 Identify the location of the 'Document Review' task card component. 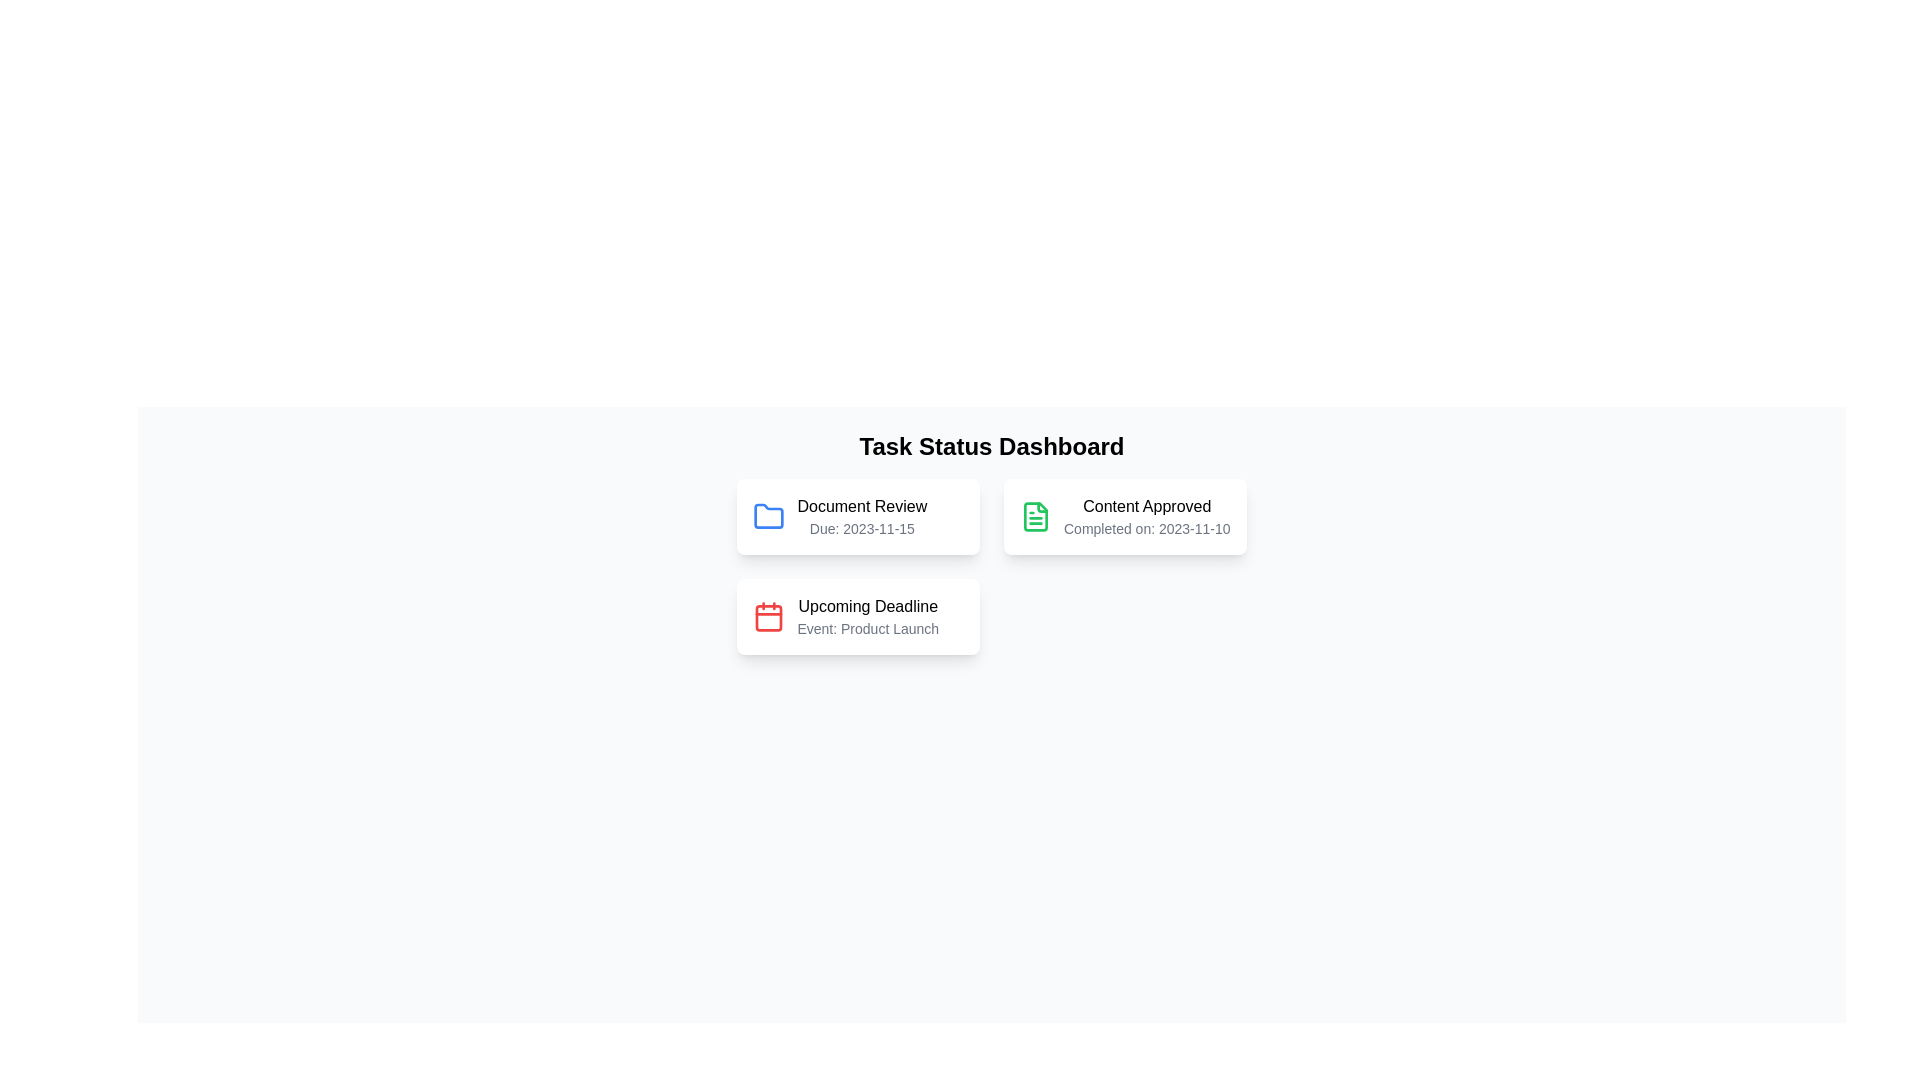
(858, 515).